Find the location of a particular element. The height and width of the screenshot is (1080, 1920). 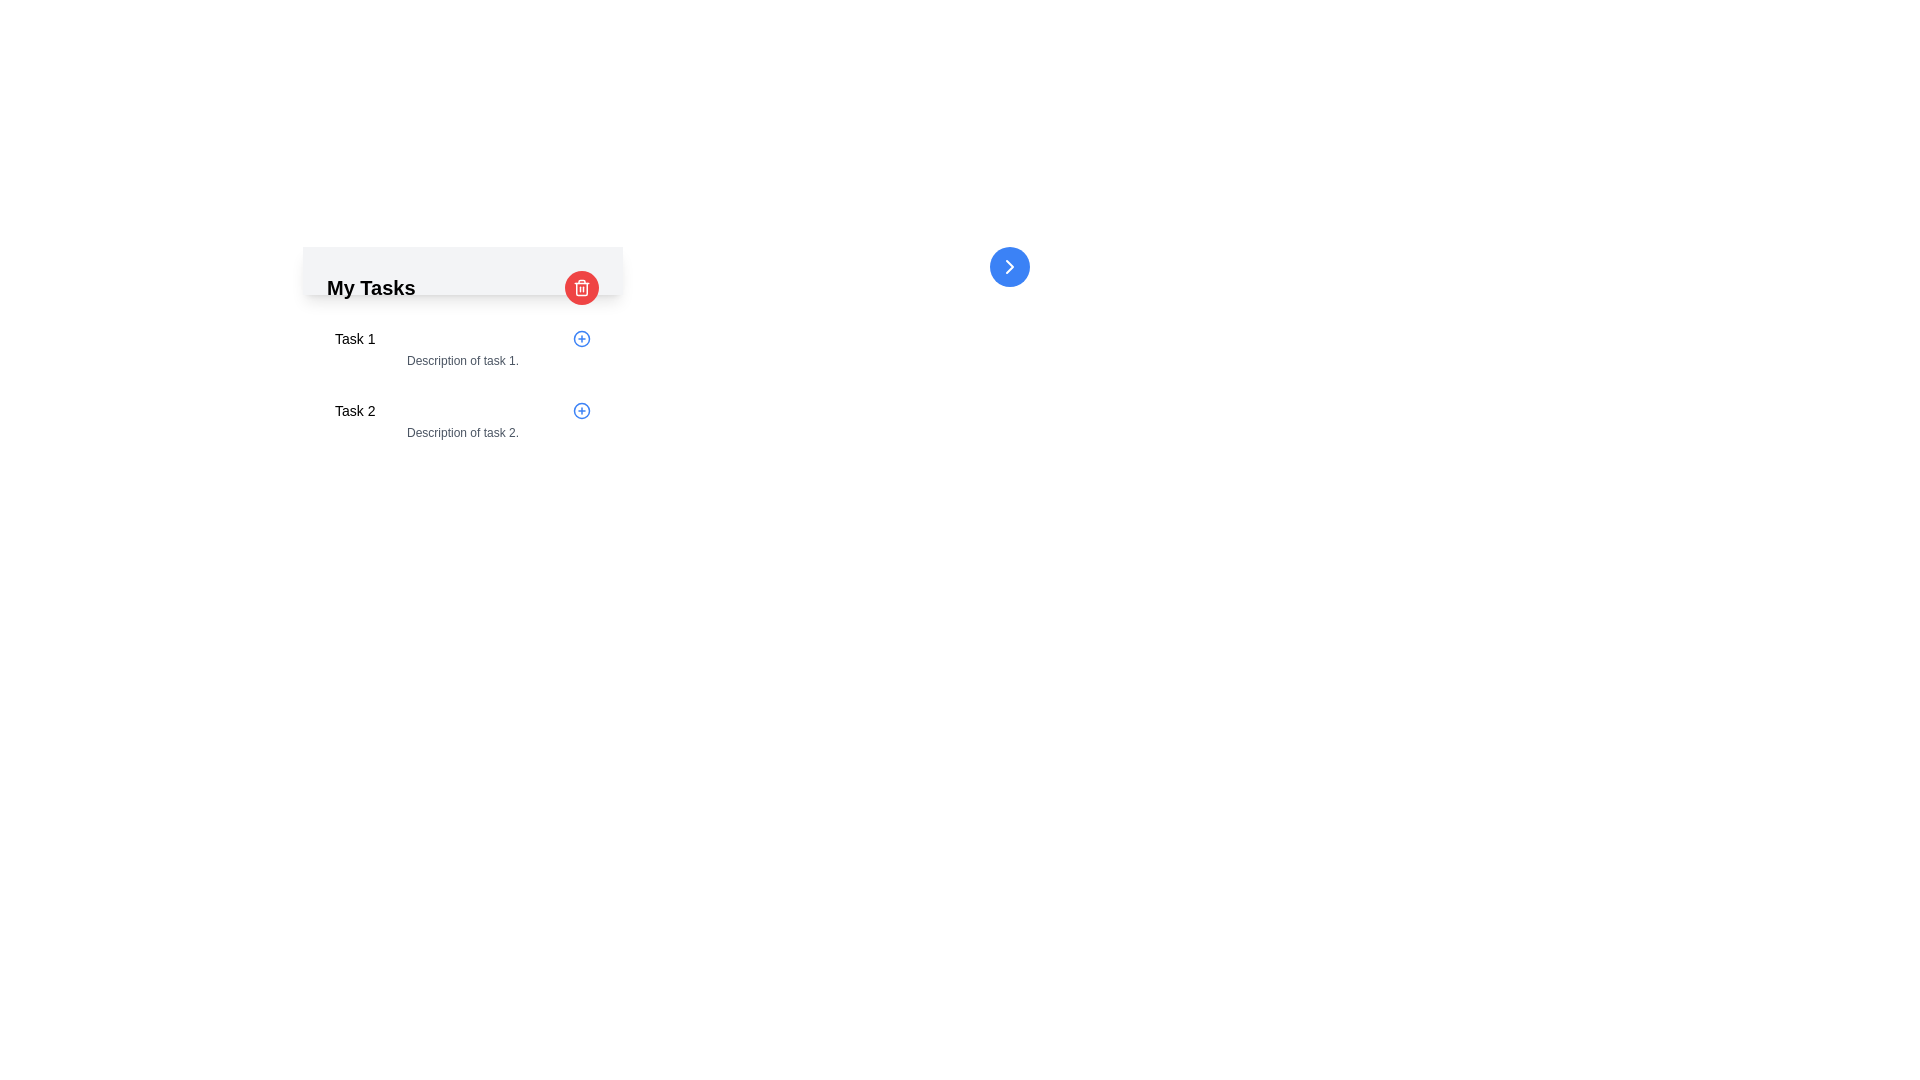

the right-facing chevron icon with a blue background is located at coordinates (1009, 265).